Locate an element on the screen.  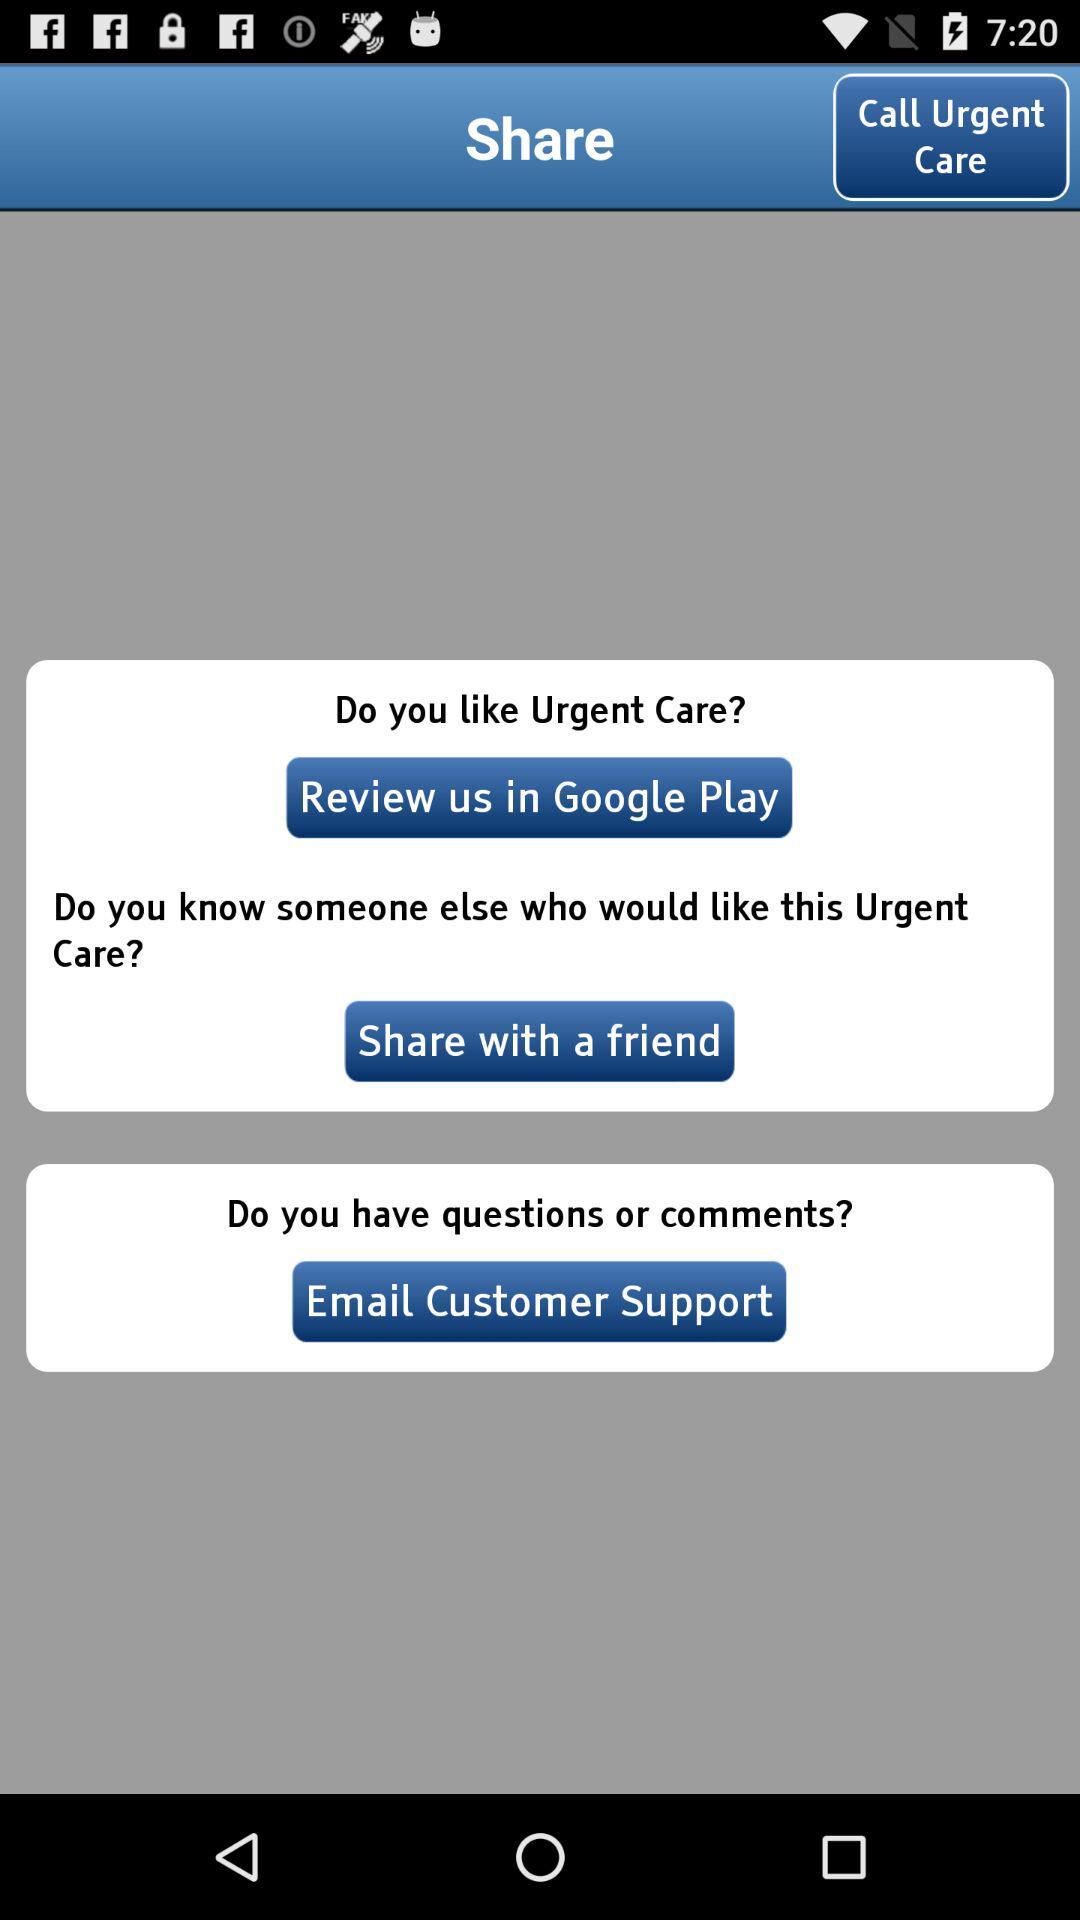
the review us in item is located at coordinates (538, 796).